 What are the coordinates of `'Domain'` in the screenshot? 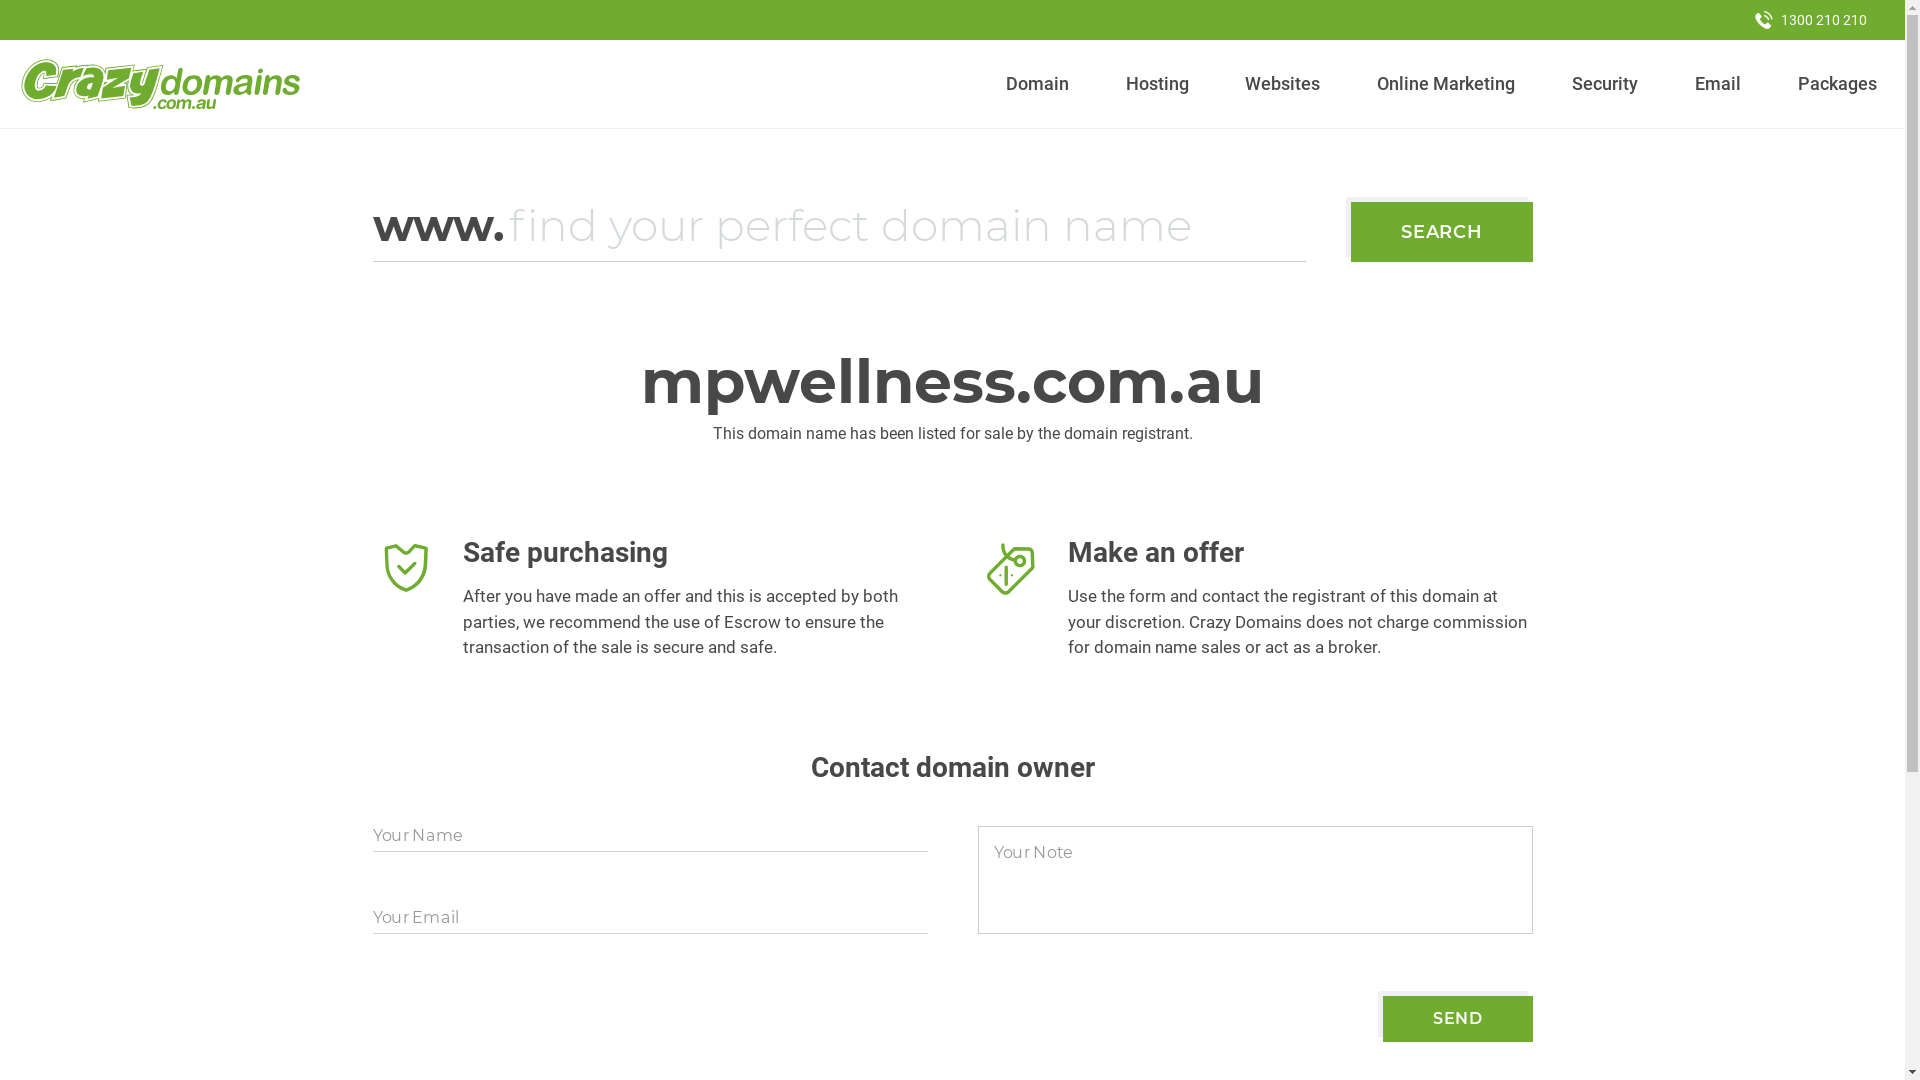 It's located at (1037, 83).